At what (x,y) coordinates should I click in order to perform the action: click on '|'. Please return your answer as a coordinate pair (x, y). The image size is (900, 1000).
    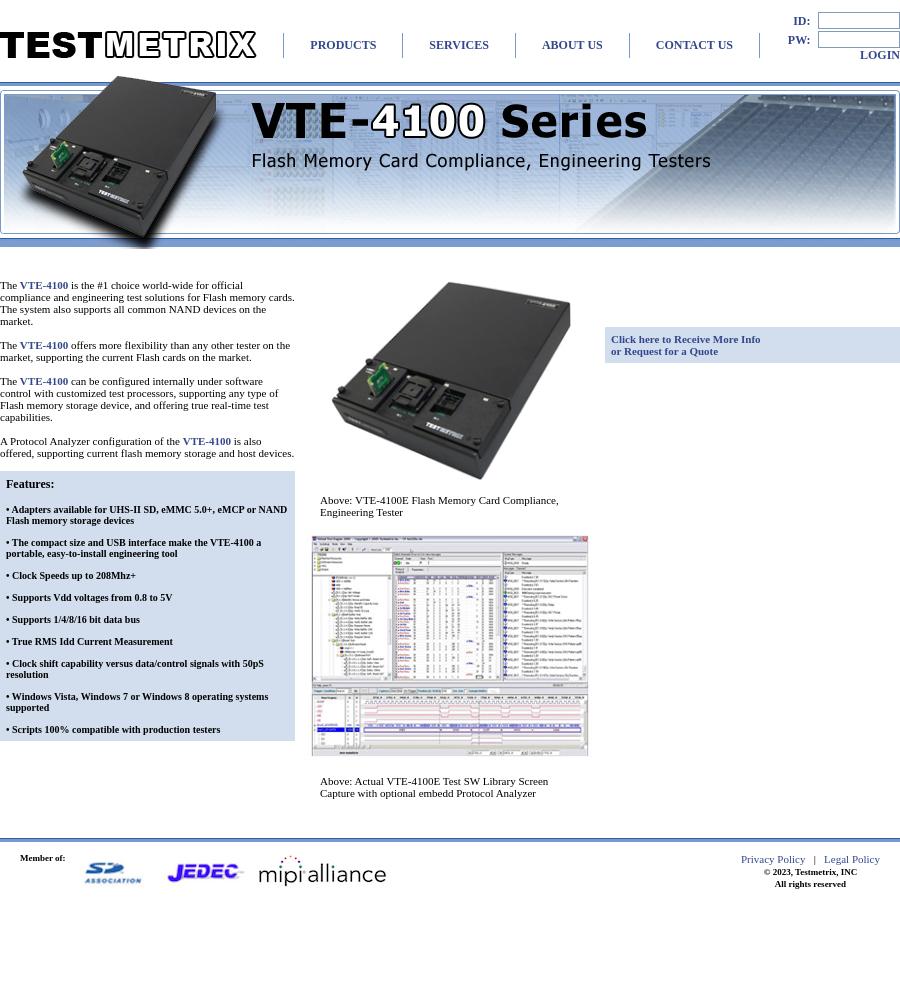
    Looking at the image, I should click on (814, 858).